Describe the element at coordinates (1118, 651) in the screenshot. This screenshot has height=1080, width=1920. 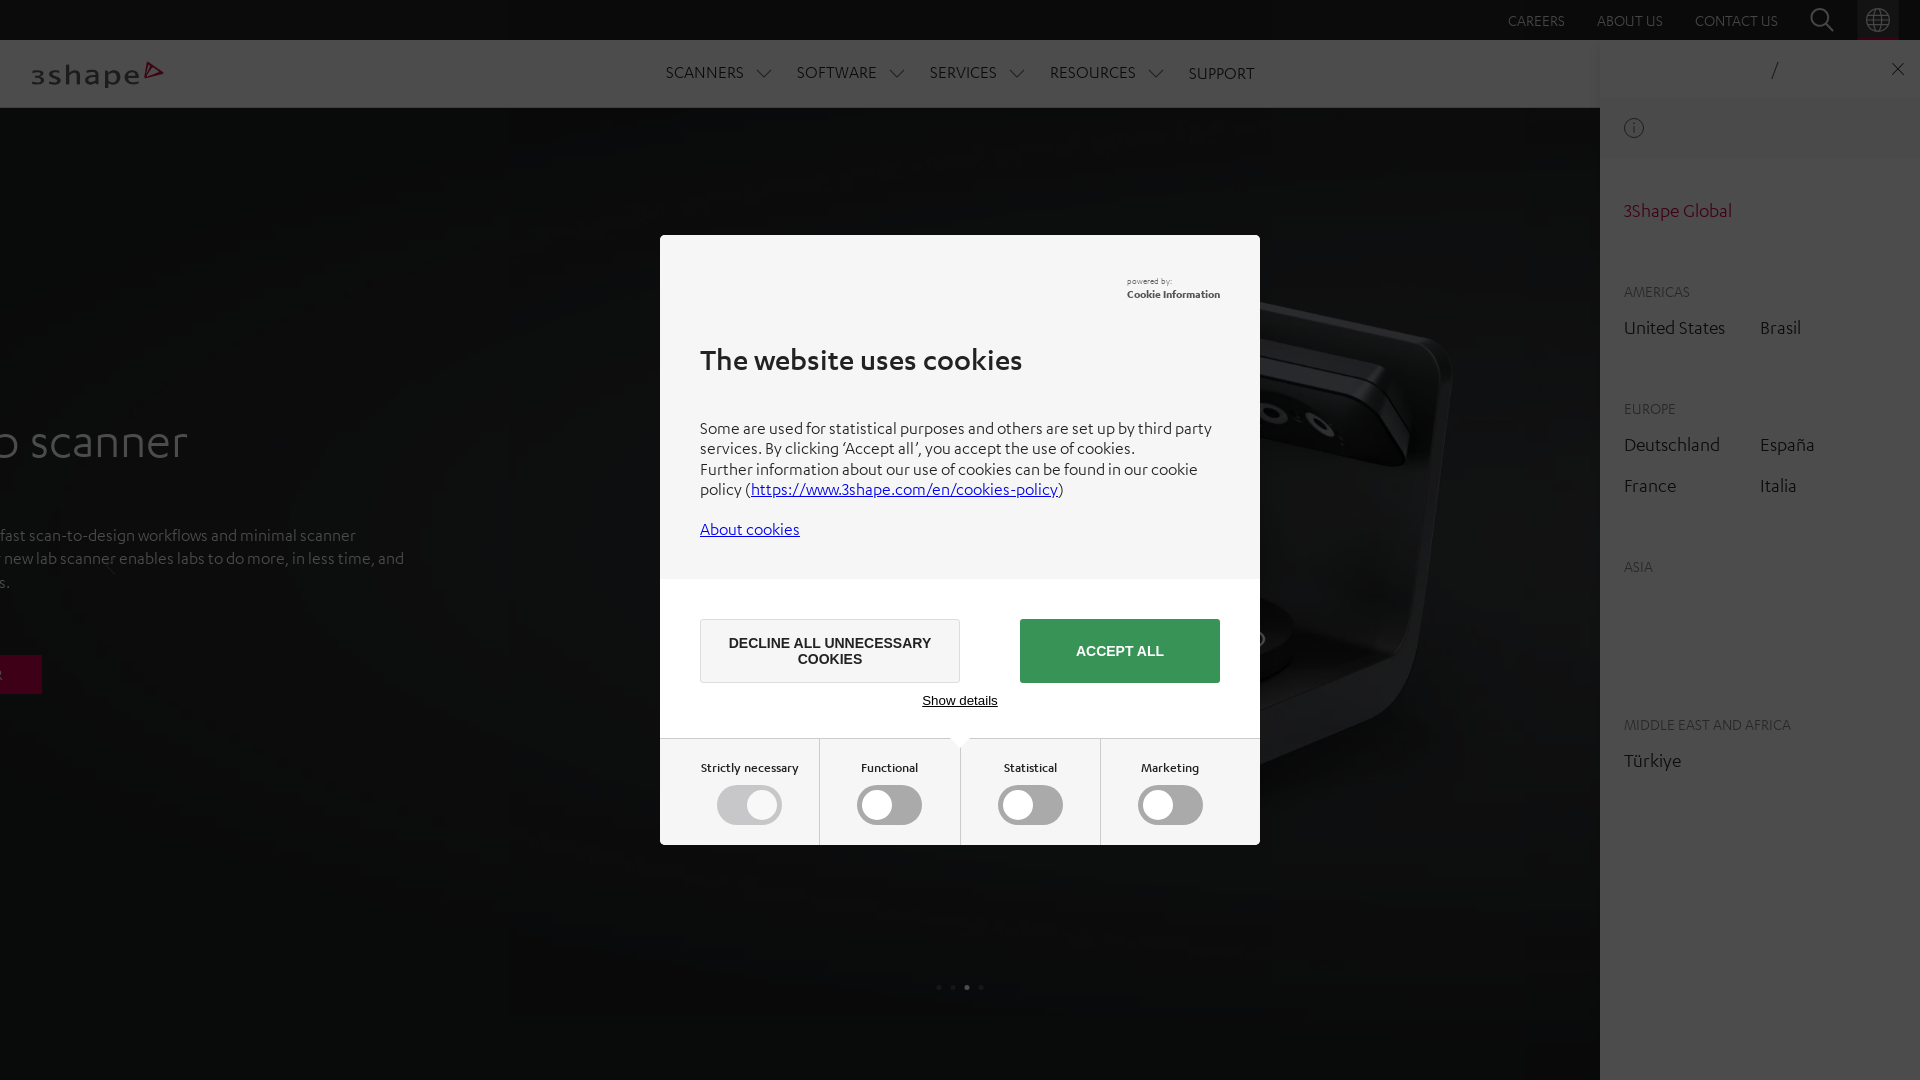
I see `'ACCEPT ALL'` at that location.